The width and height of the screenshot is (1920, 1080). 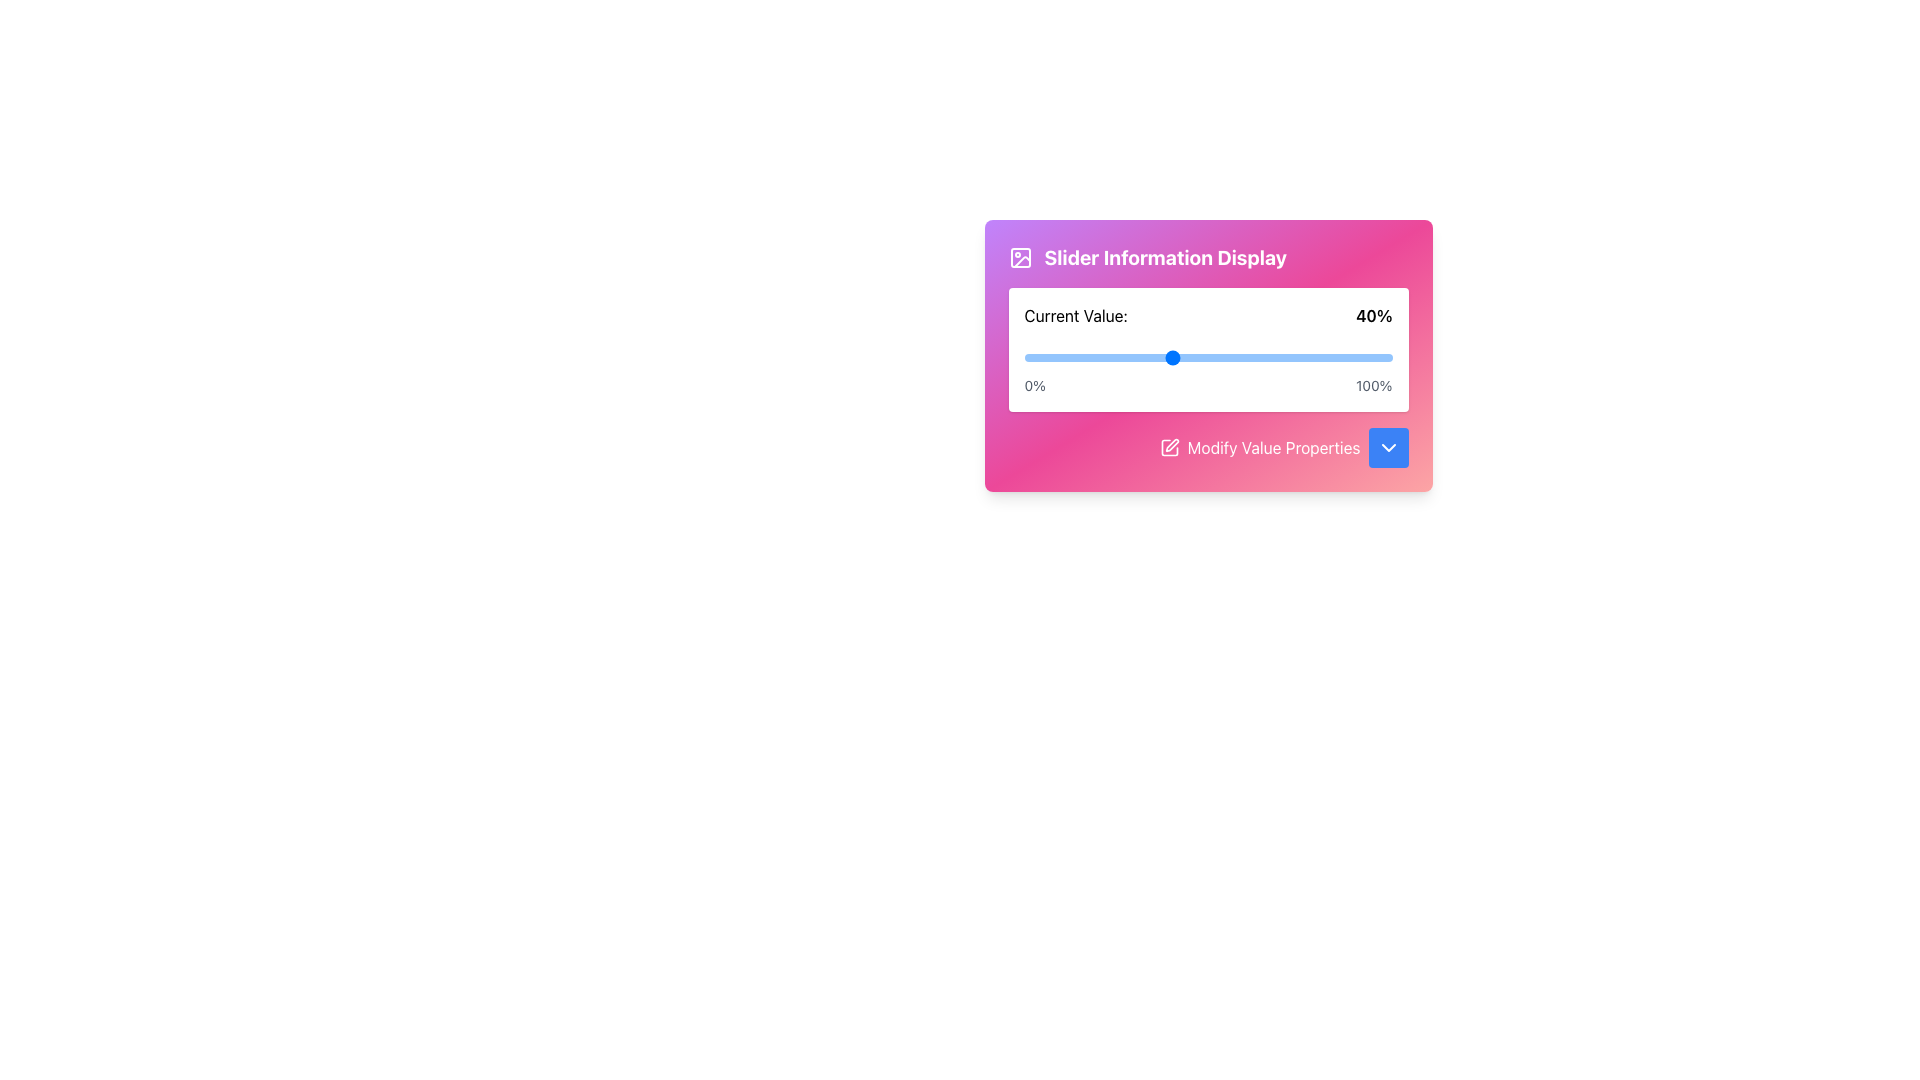 I want to click on the slider value, so click(x=1344, y=357).